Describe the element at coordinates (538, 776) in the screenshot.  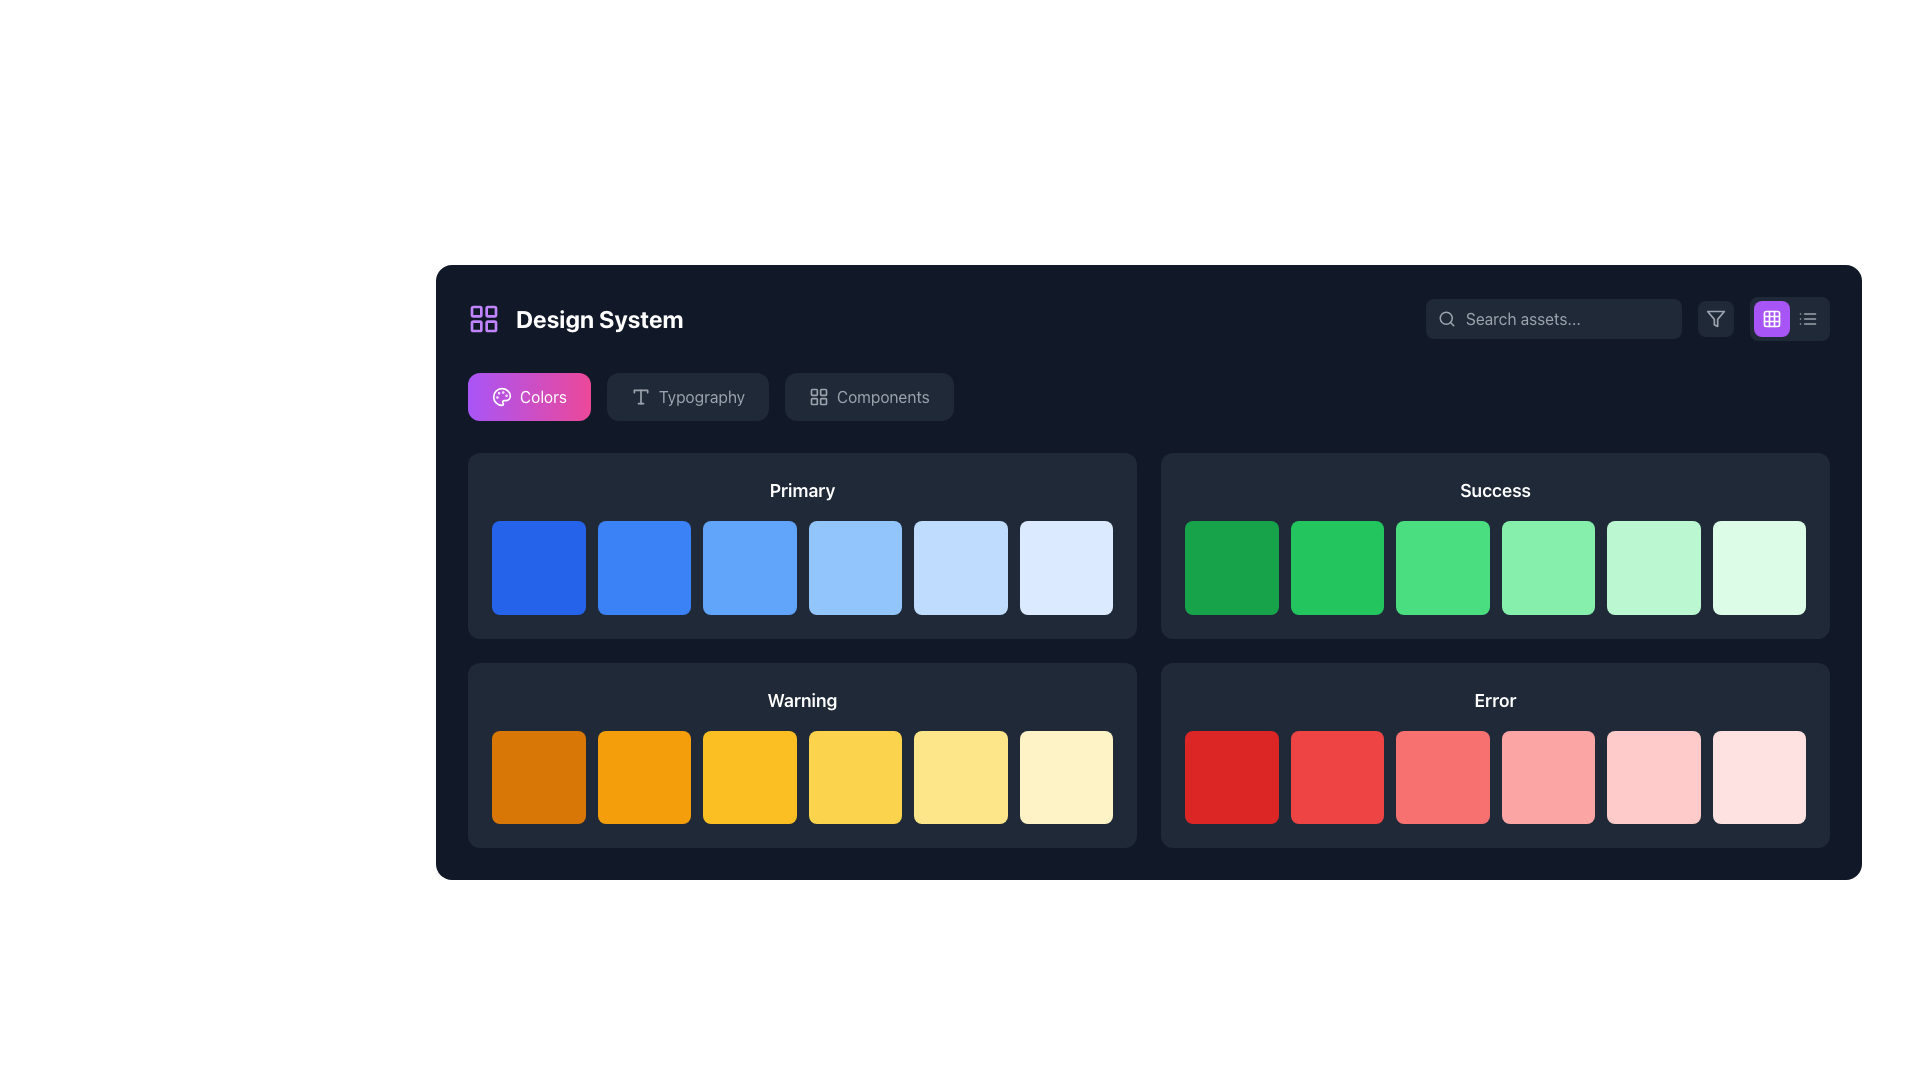
I see `the interactive square button with an orange background and rounded corners, located in the 'Warning' category grid as the first item` at that location.